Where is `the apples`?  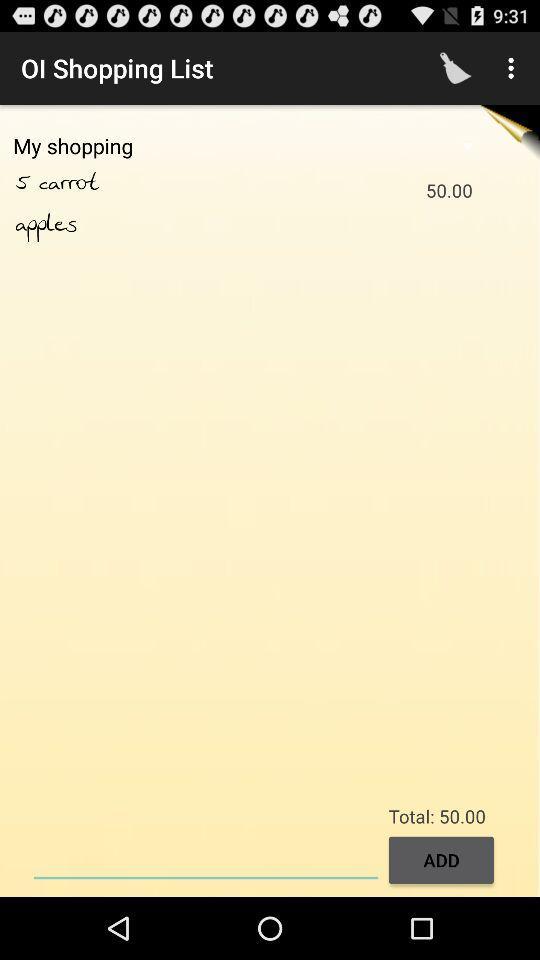 the apples is located at coordinates (46, 224).